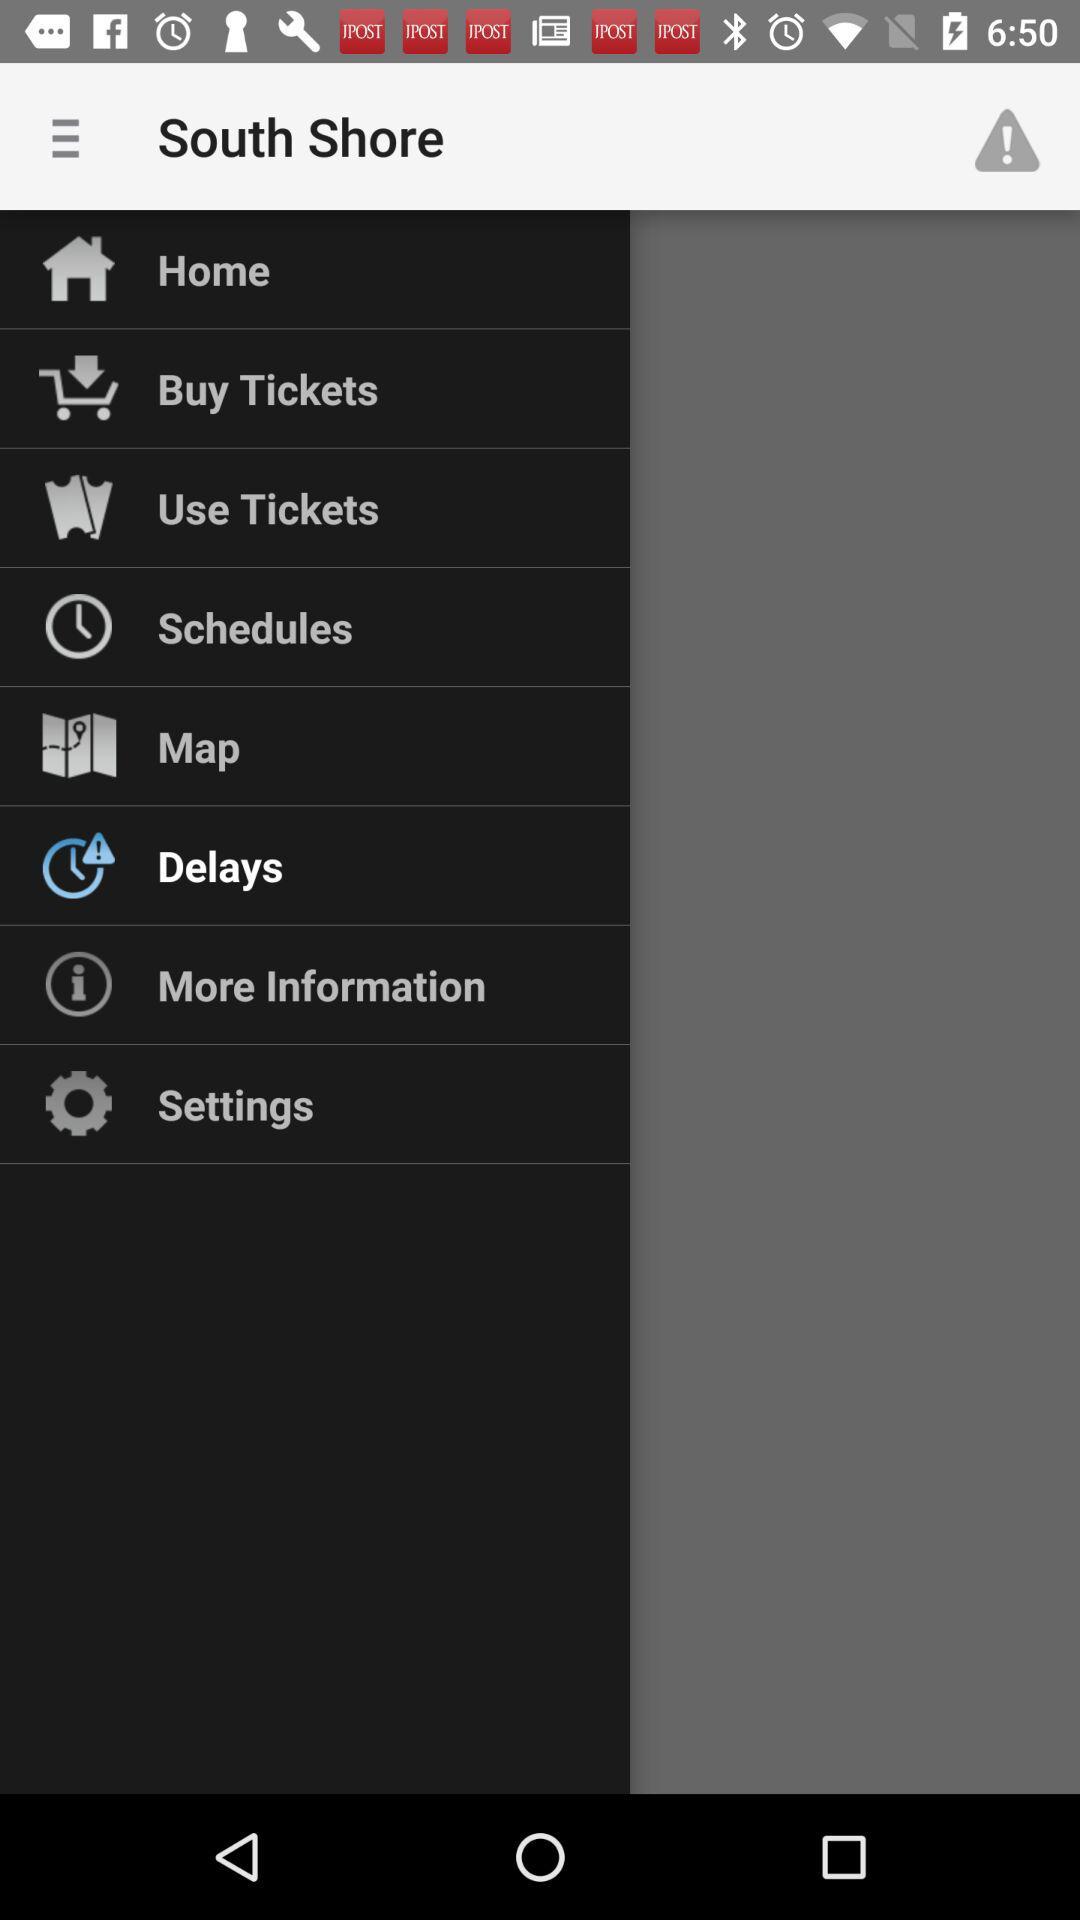 This screenshot has width=1080, height=1920. Describe the element at coordinates (1017, 135) in the screenshot. I see `the icon next to south shore item` at that location.